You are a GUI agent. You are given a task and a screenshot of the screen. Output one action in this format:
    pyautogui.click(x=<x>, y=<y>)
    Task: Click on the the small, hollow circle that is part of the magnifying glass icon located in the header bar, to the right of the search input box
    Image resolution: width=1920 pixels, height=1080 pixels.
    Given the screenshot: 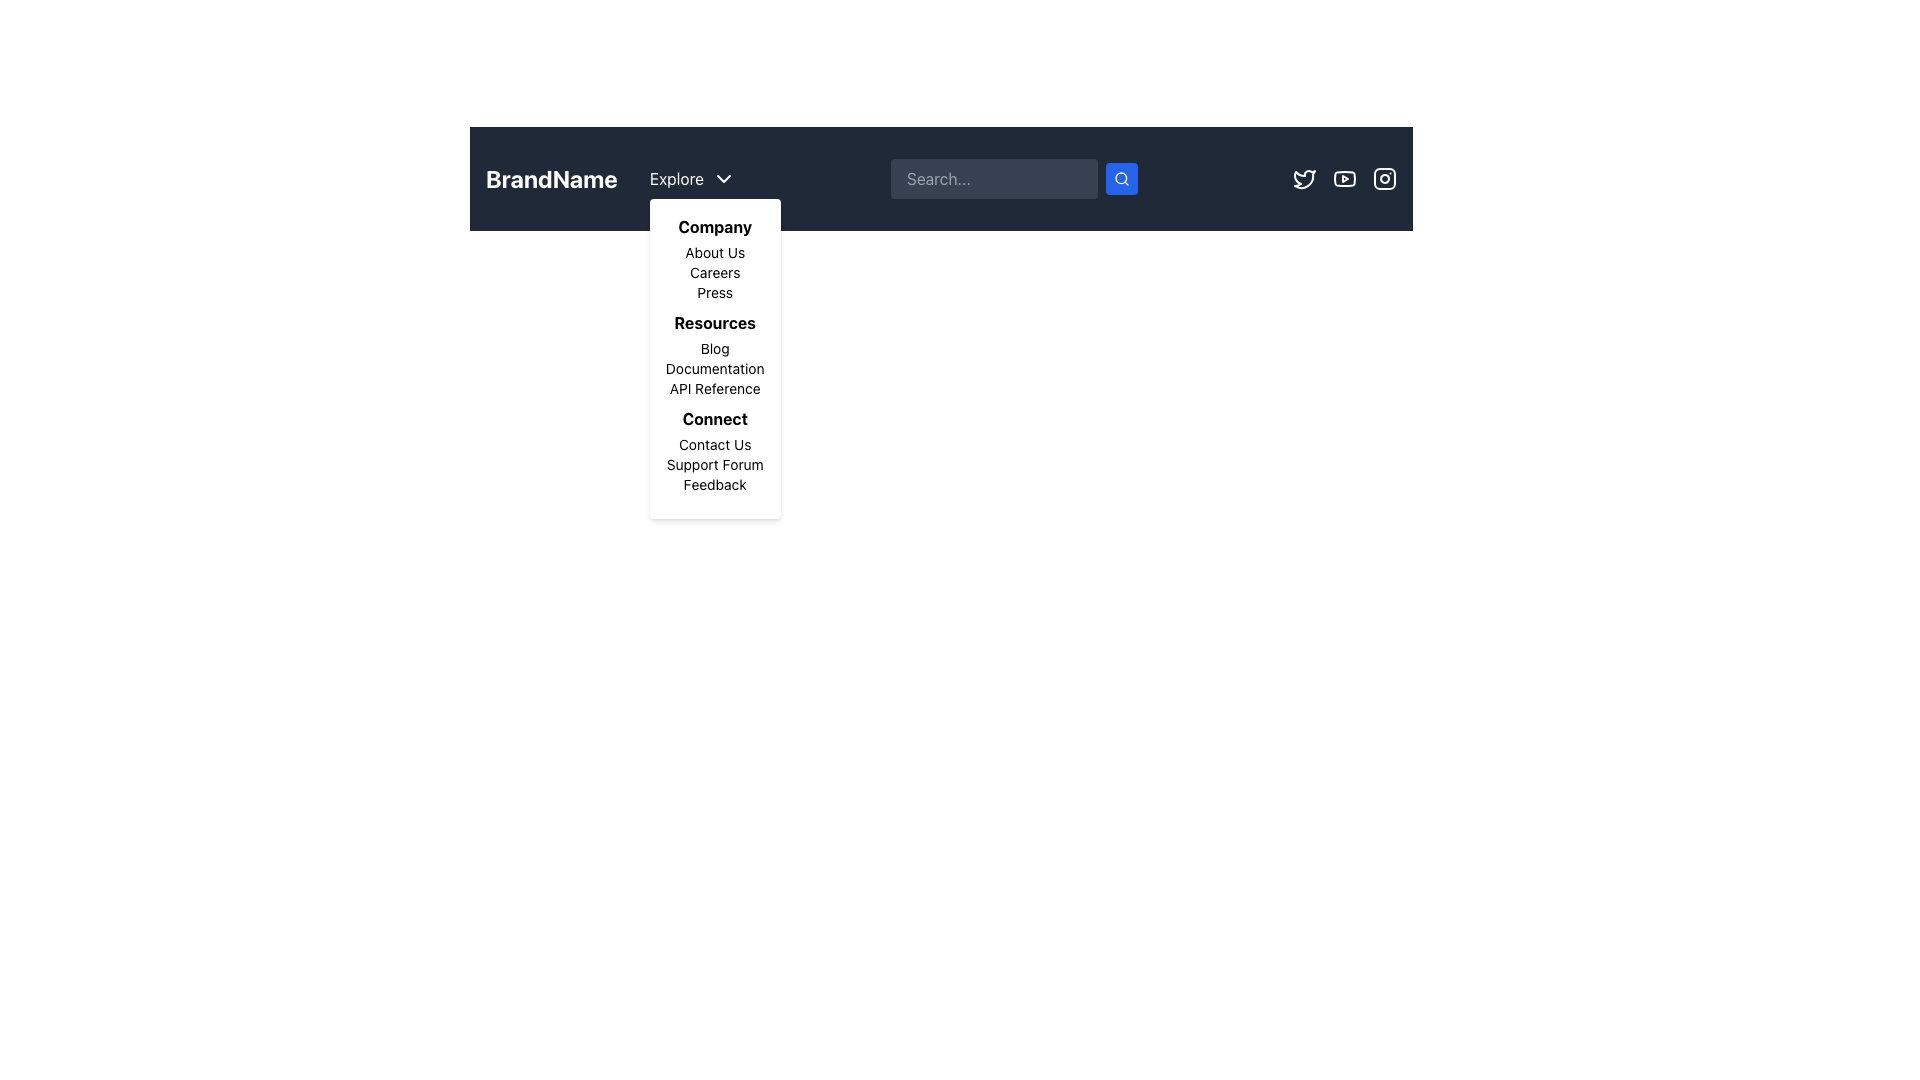 What is the action you would take?
    pyautogui.click(x=1121, y=177)
    